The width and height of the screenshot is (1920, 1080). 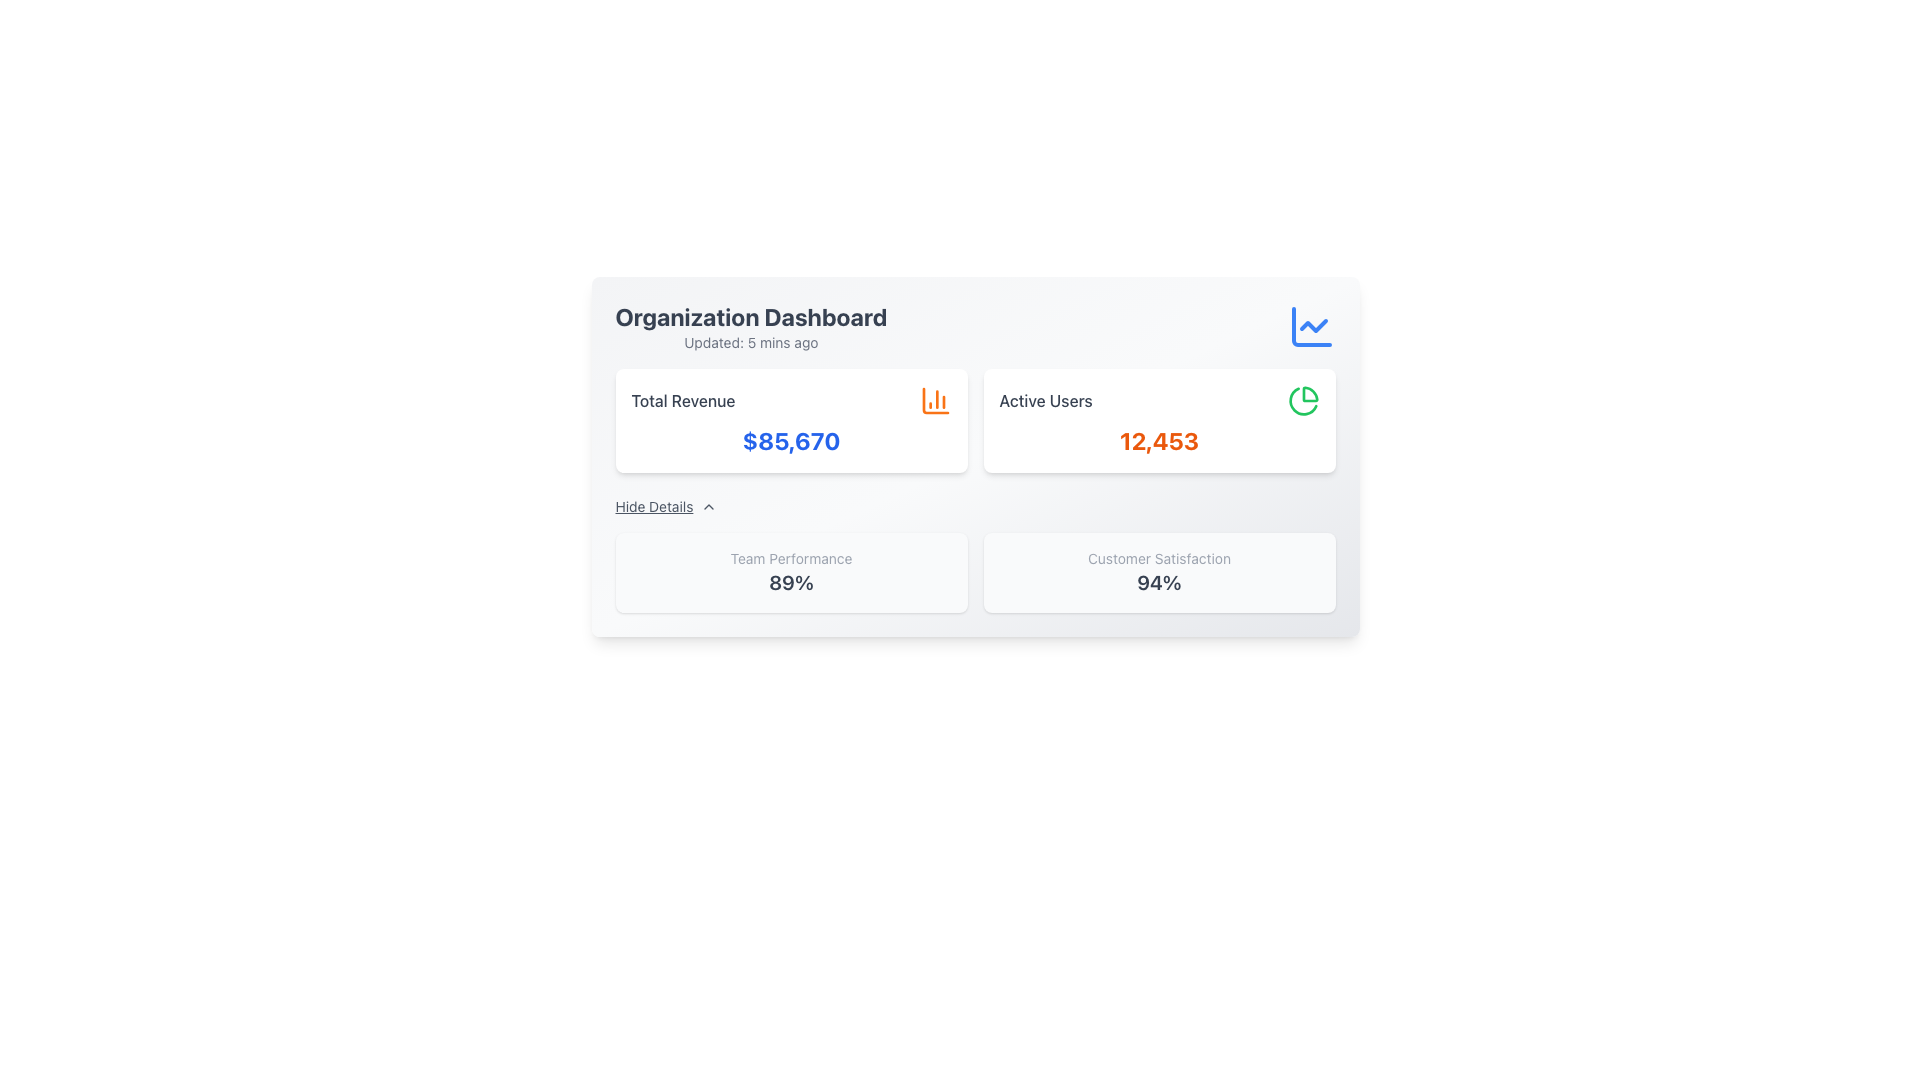 What do you see at coordinates (750, 326) in the screenshot?
I see `title and timestamp from the text block located in the top-left corner of the main content section beneath the dashboard header` at bounding box center [750, 326].